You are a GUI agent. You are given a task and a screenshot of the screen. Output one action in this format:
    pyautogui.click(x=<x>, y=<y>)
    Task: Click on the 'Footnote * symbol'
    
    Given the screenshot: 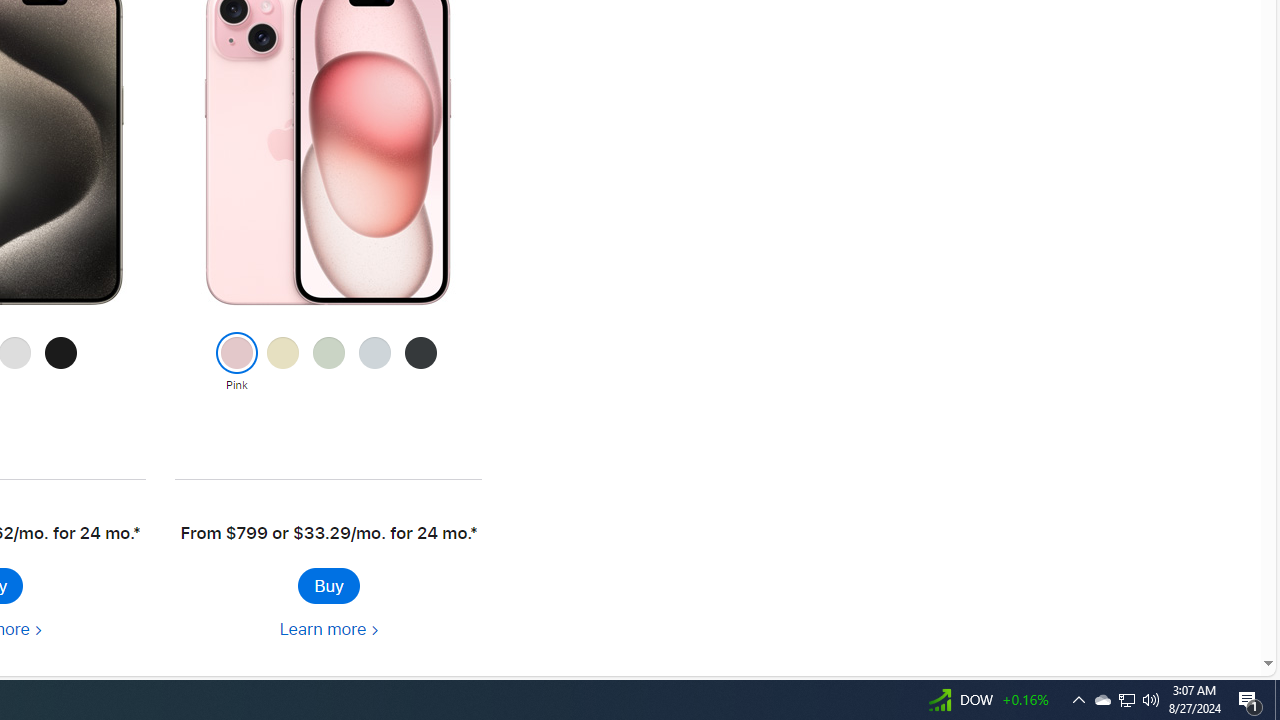 What is the action you would take?
    pyautogui.click(x=471, y=532)
    